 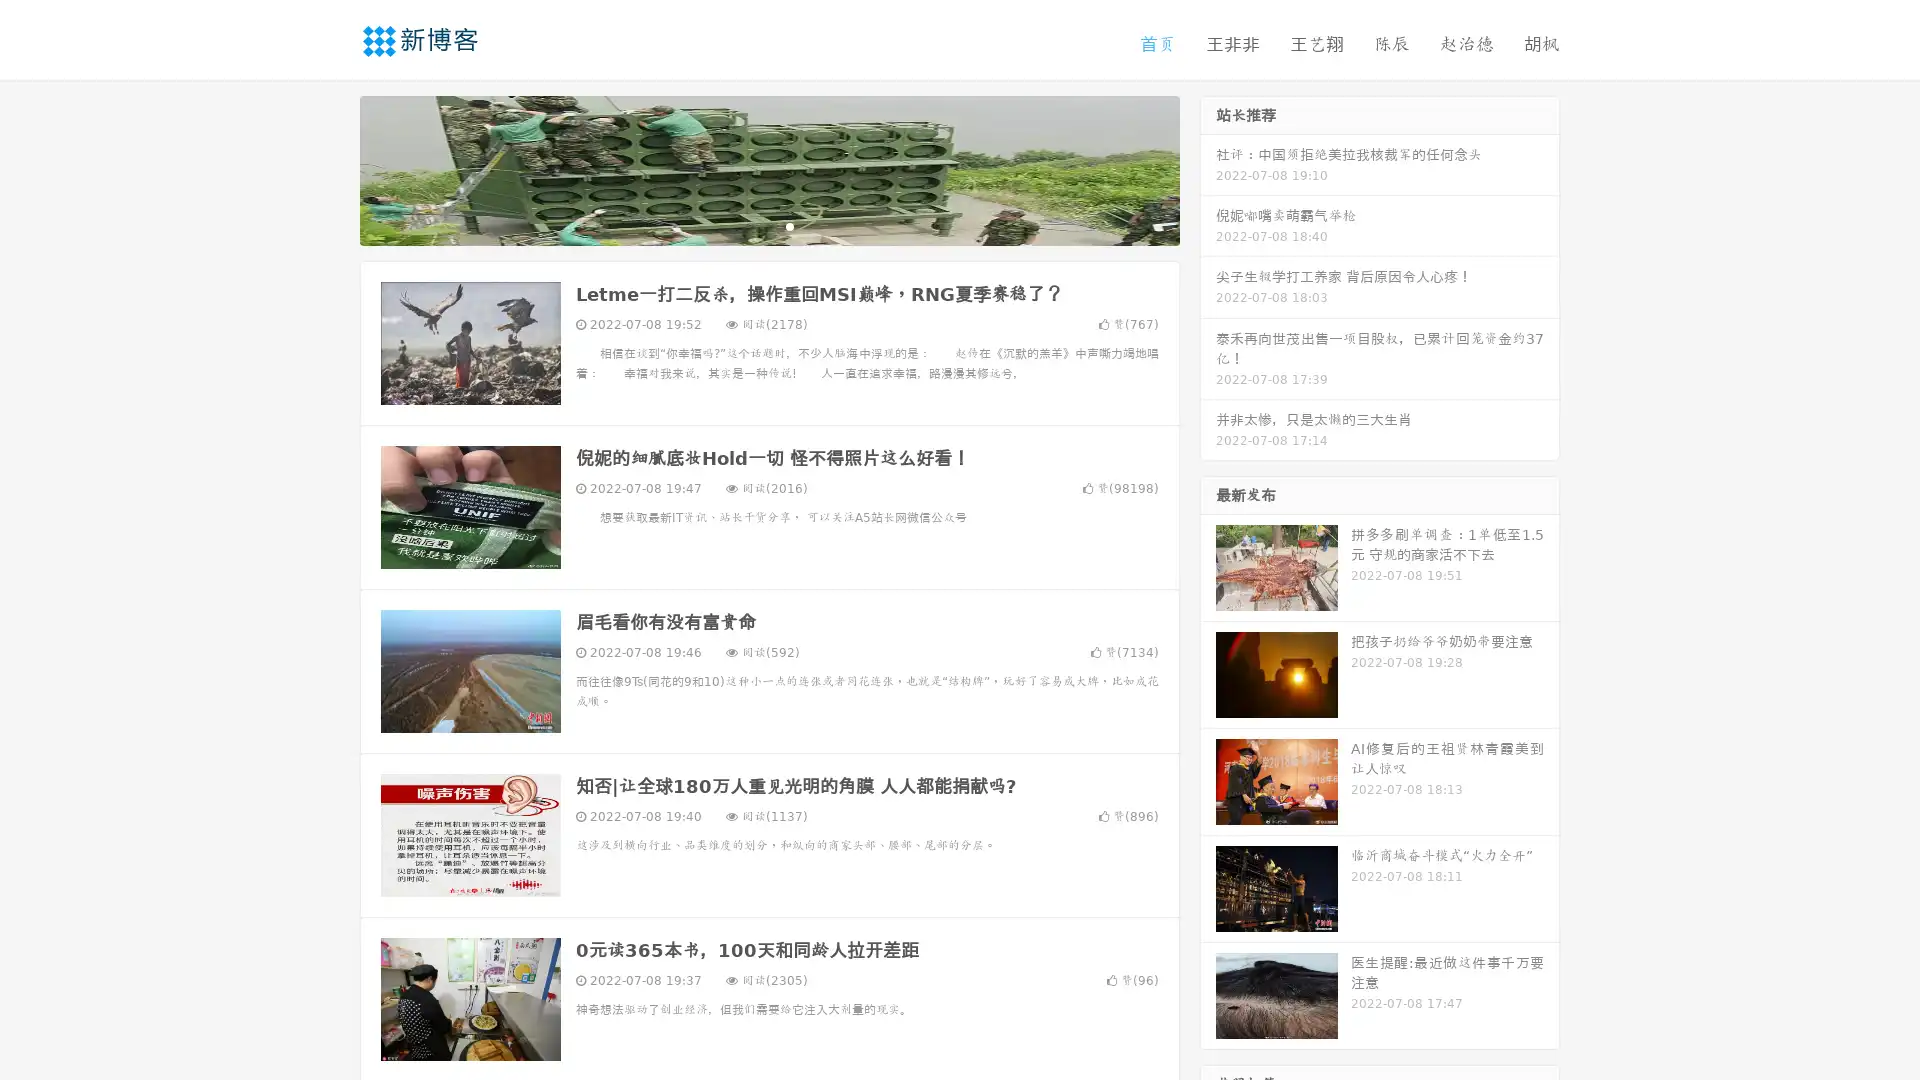 I want to click on Go to slide 3, so click(x=789, y=225).